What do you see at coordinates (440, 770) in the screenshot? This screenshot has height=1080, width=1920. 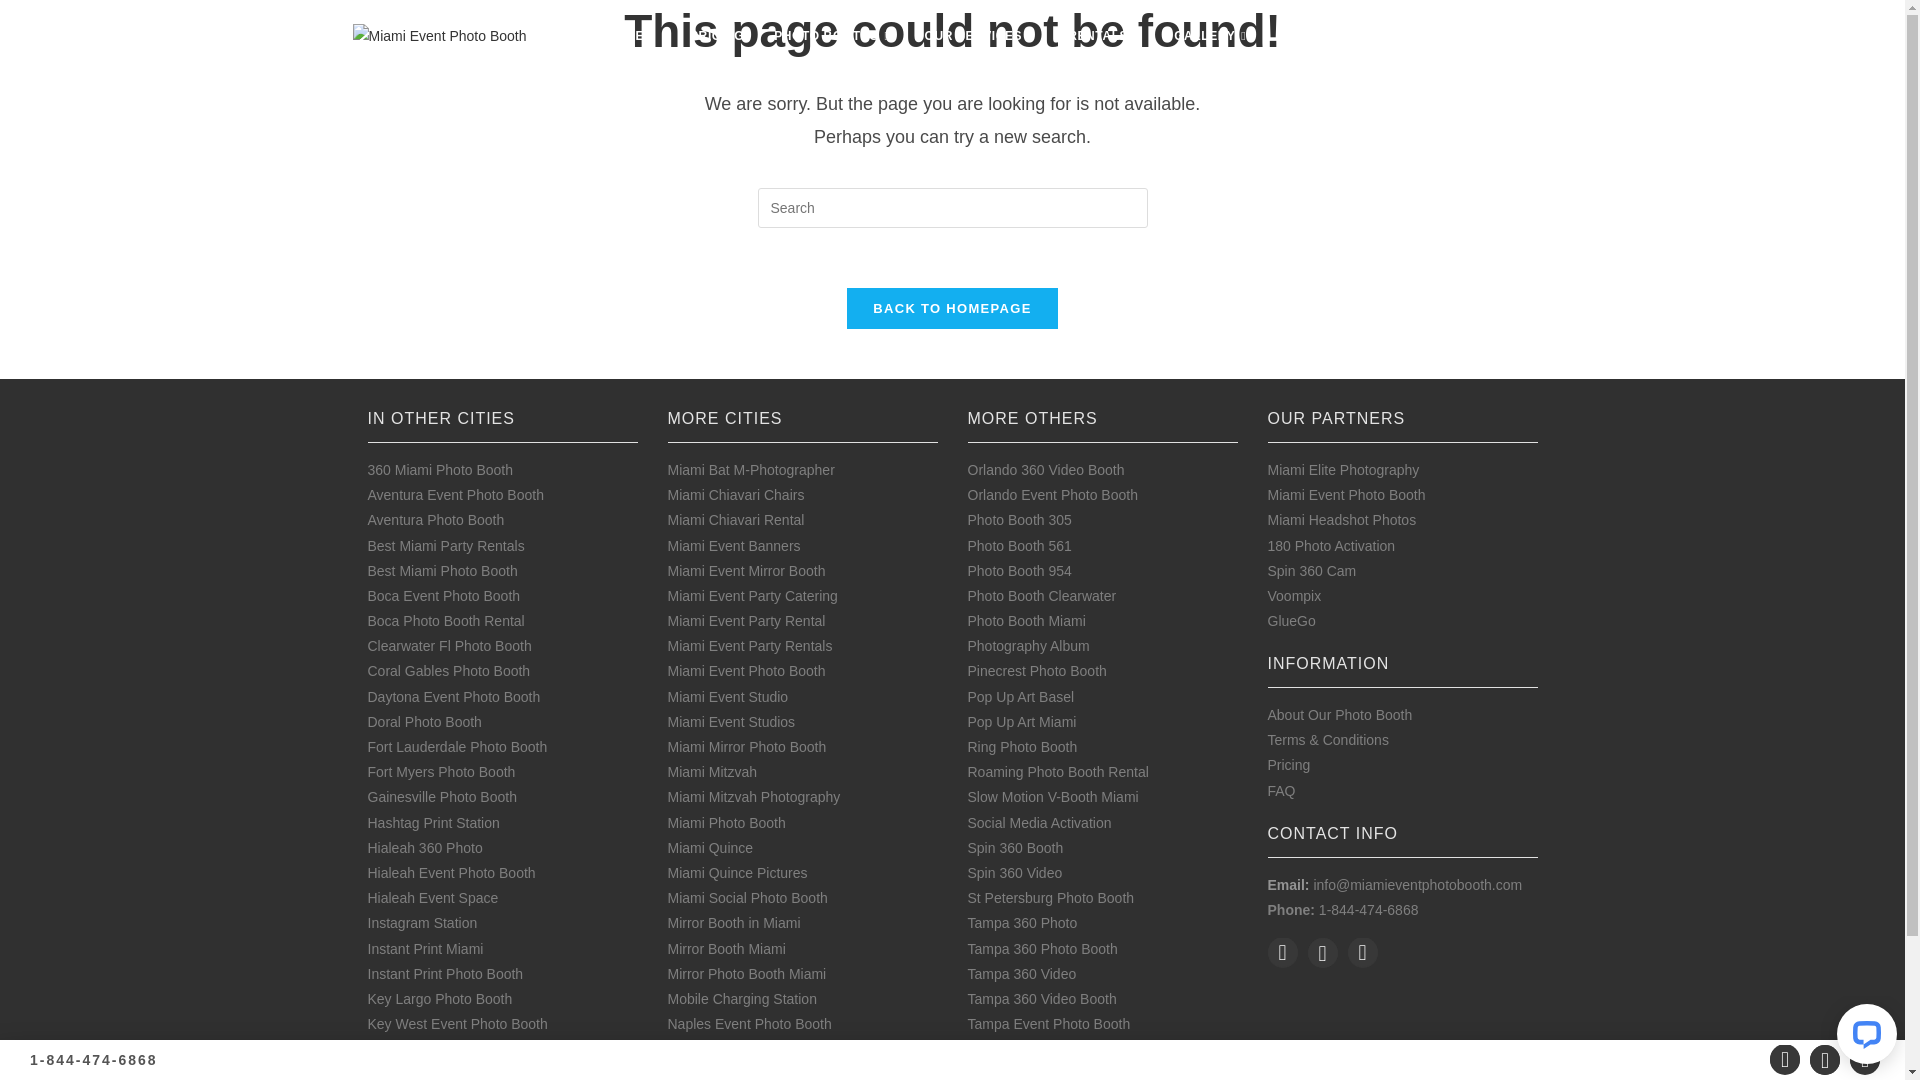 I see `'Fort Myers Photo Booth'` at bounding box center [440, 770].